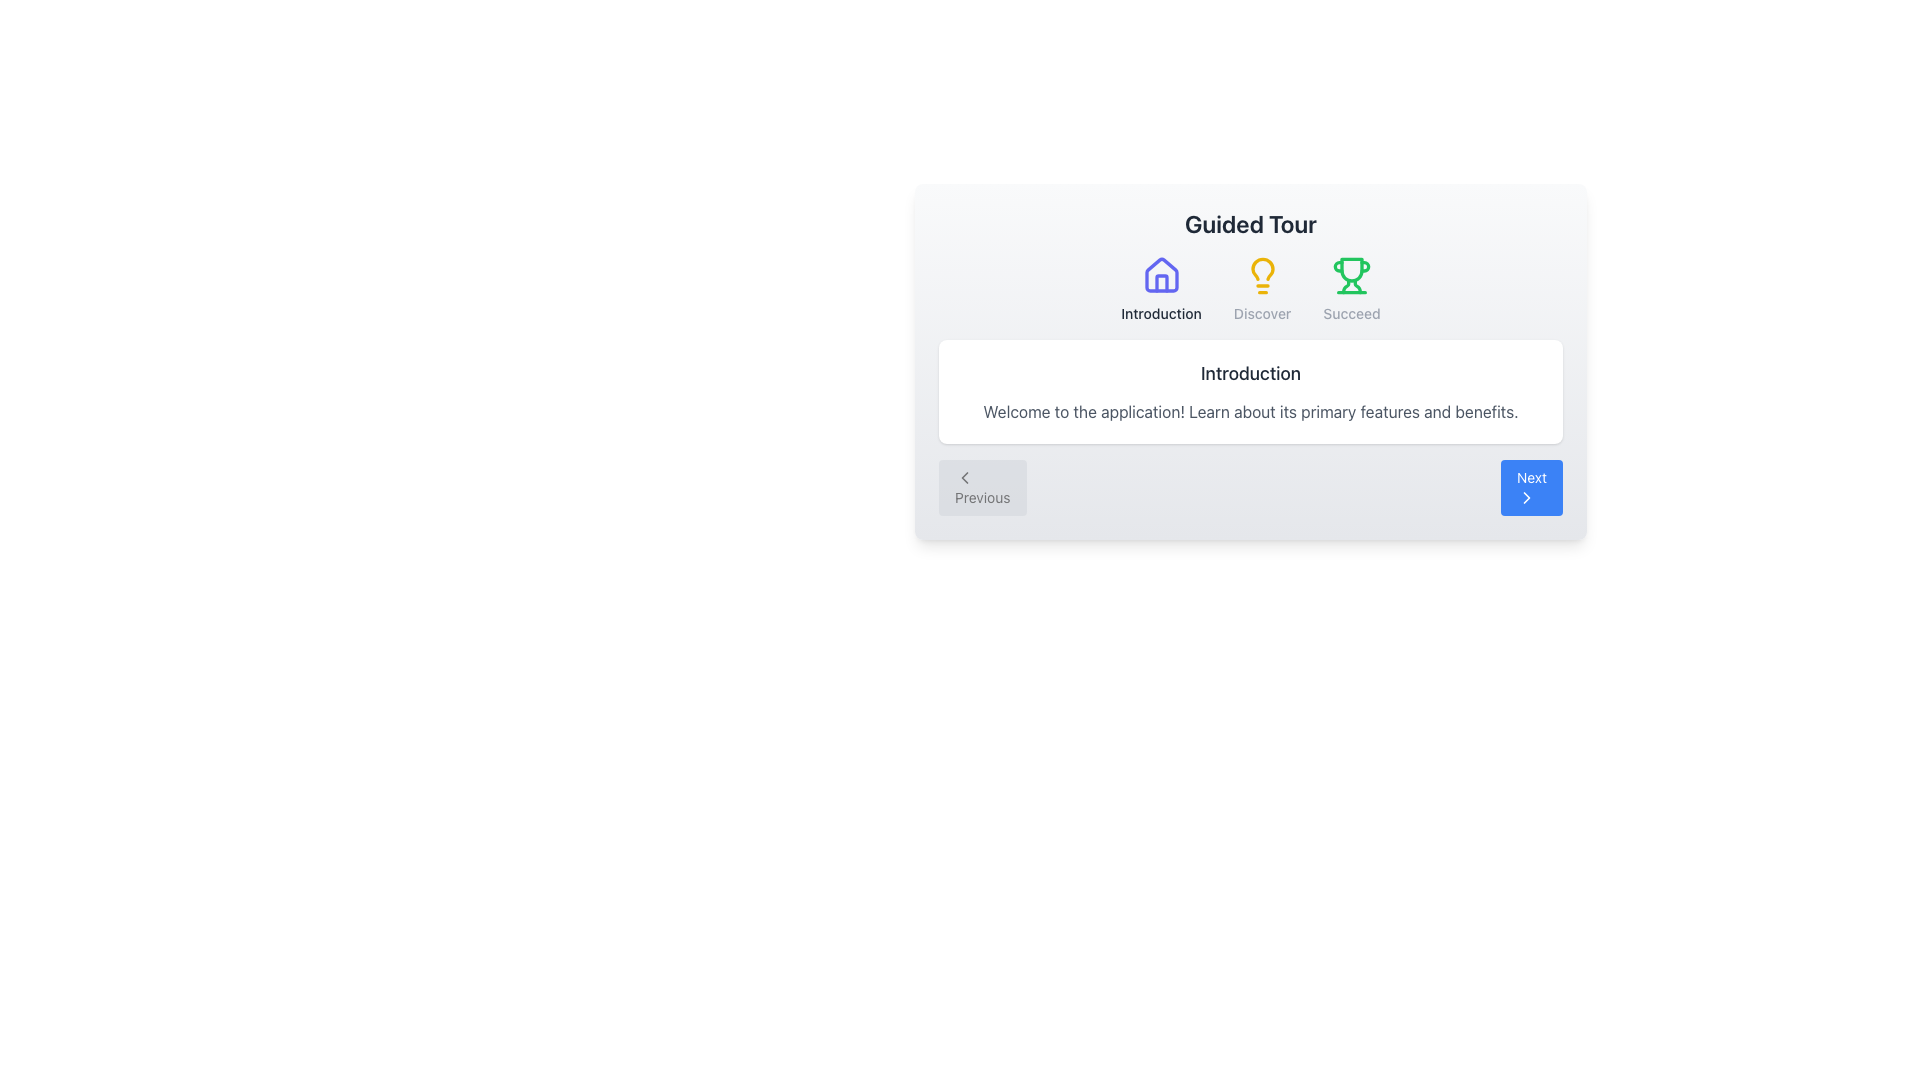 The width and height of the screenshot is (1920, 1080). Describe the element at coordinates (1352, 276) in the screenshot. I see `the green trophy icon under the 'Succeed' label` at that location.